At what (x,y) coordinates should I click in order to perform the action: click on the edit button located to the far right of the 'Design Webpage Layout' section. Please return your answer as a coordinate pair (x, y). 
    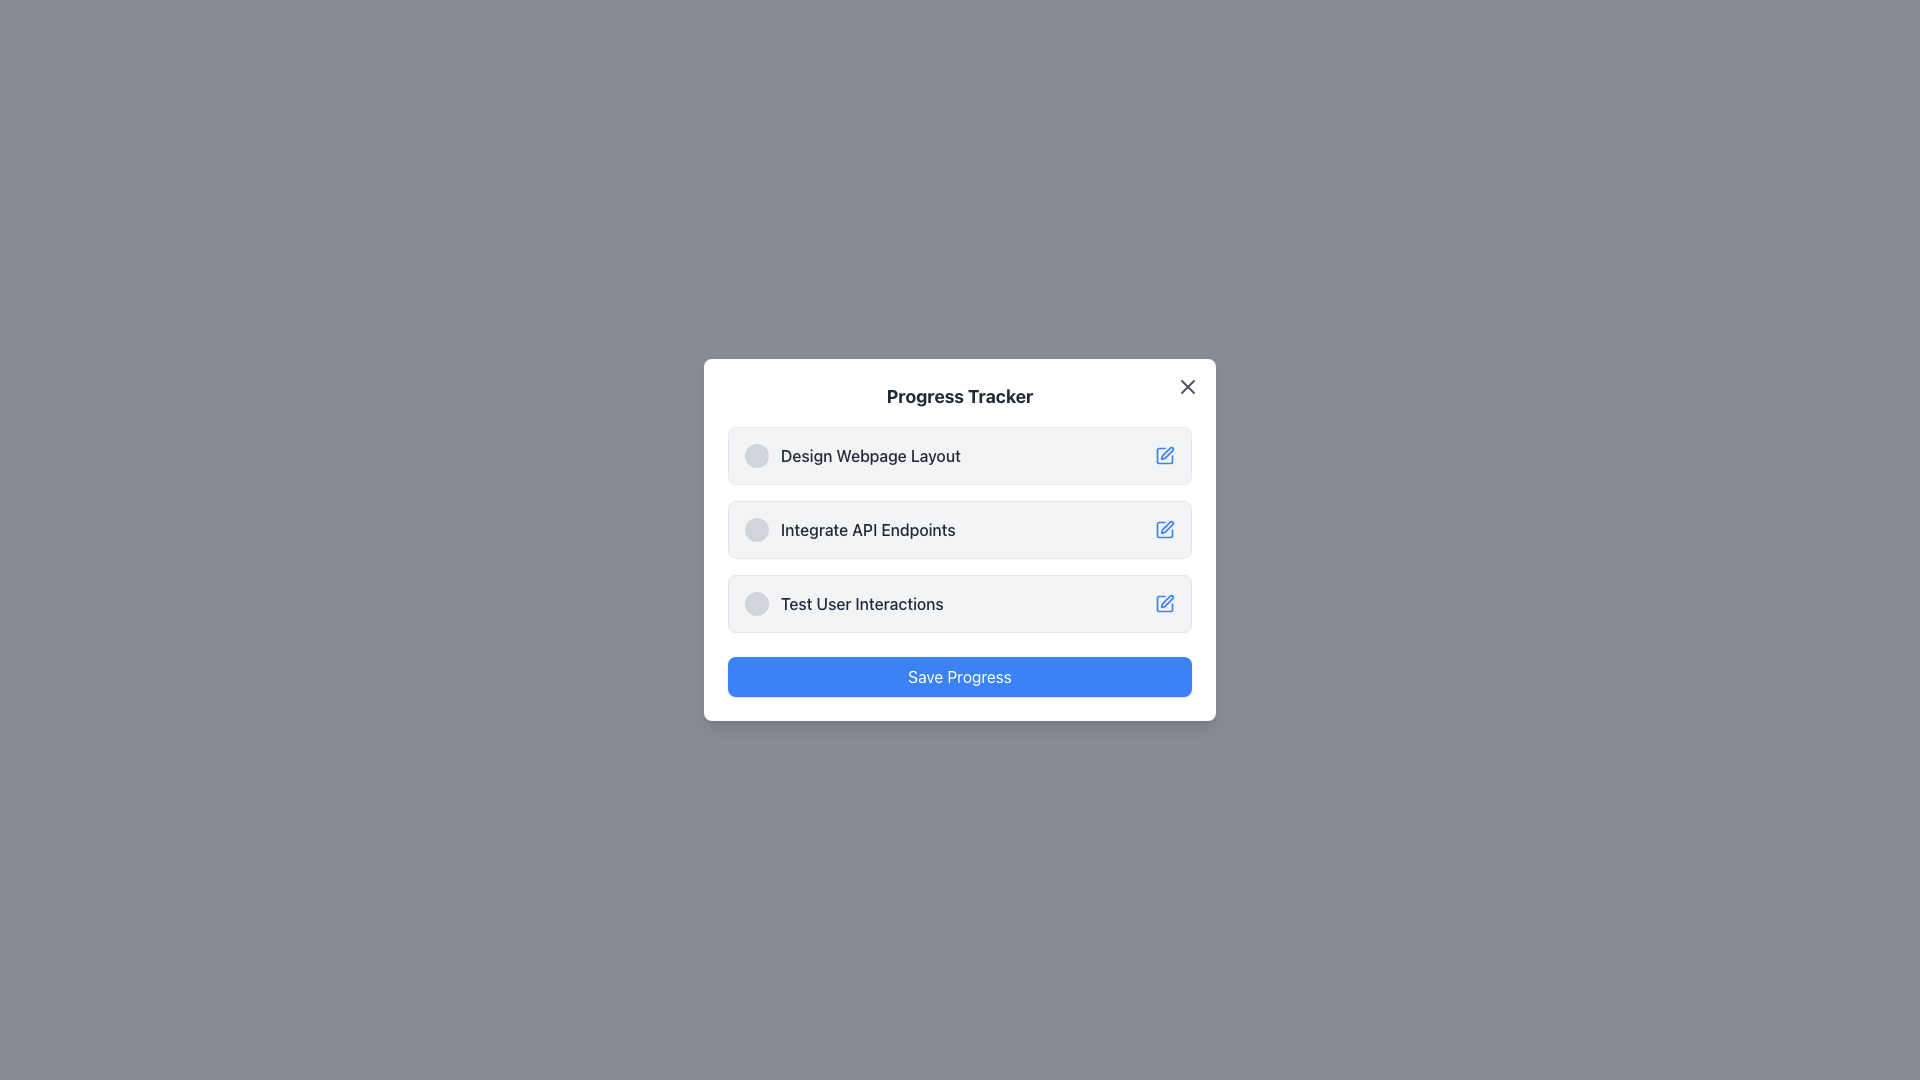
    Looking at the image, I should click on (1165, 455).